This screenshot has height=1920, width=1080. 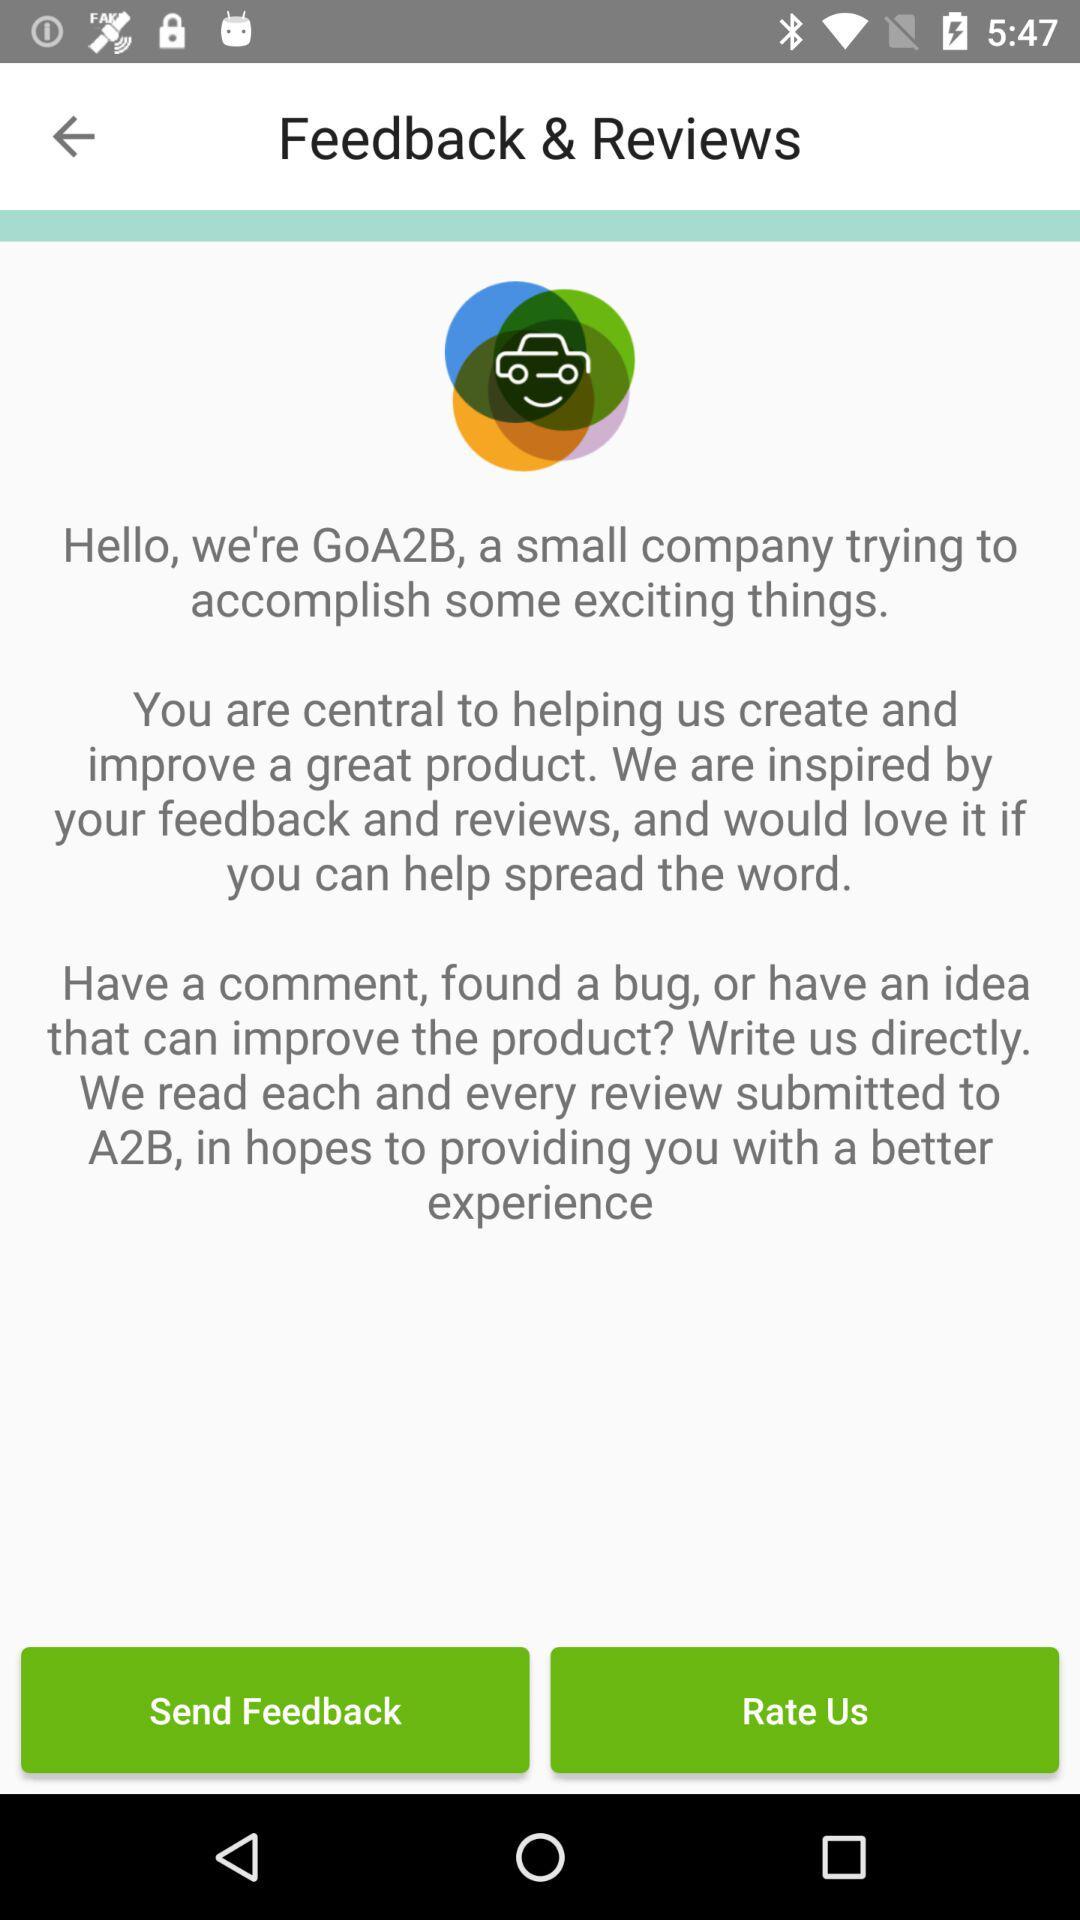 I want to click on the rate us item, so click(x=803, y=1708).